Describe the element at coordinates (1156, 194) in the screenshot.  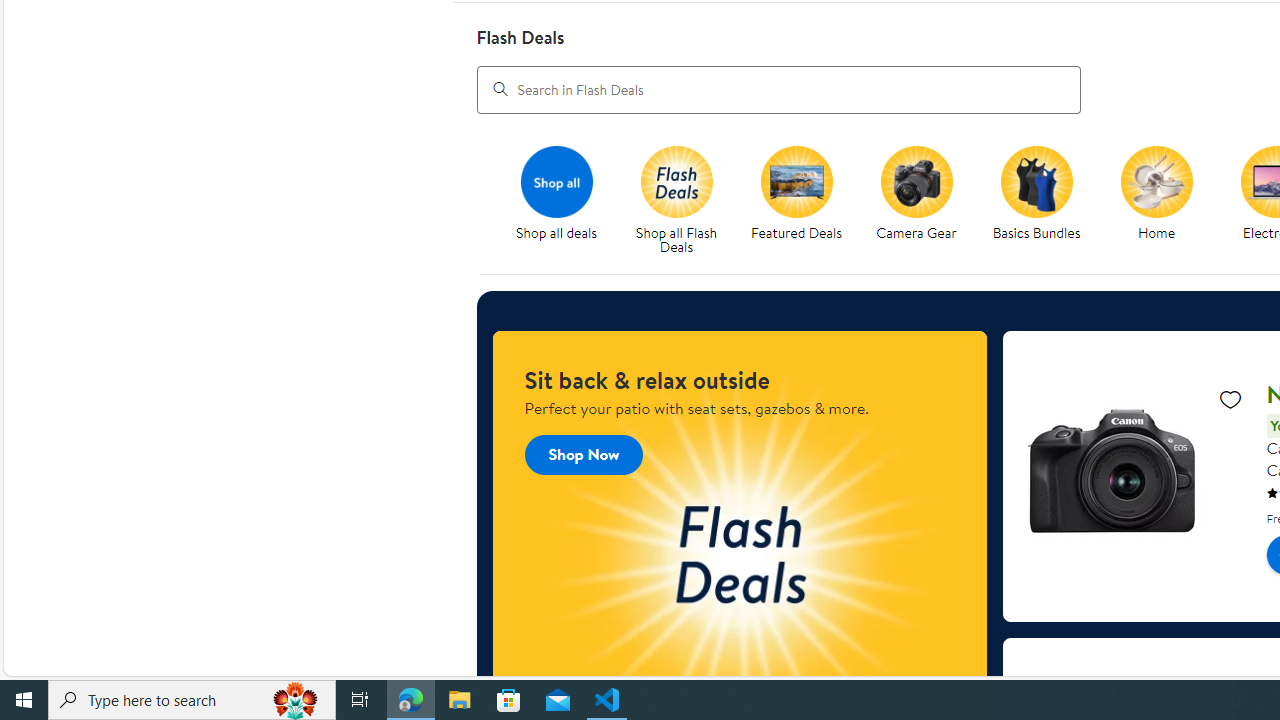
I see `'Home Home'` at that location.